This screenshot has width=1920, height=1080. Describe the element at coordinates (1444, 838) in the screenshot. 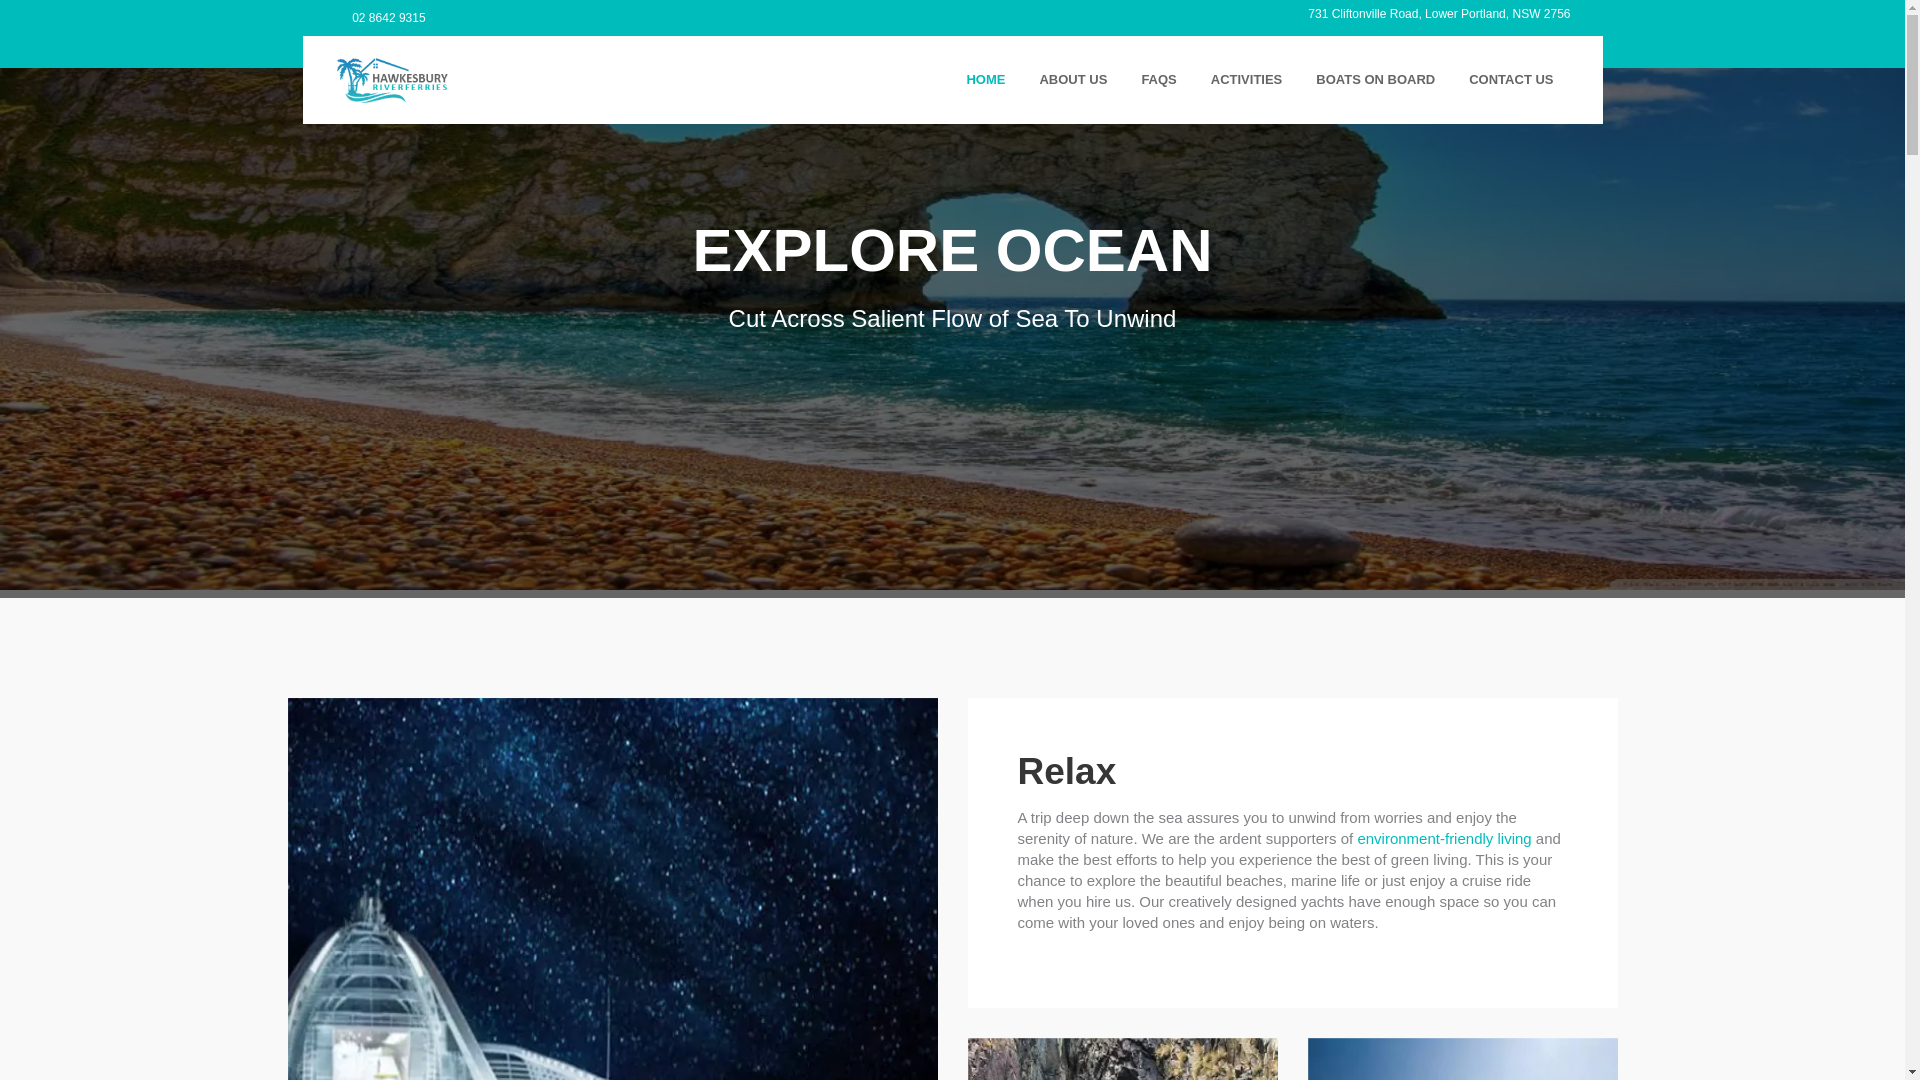

I see `'environment-friendly living'` at that location.